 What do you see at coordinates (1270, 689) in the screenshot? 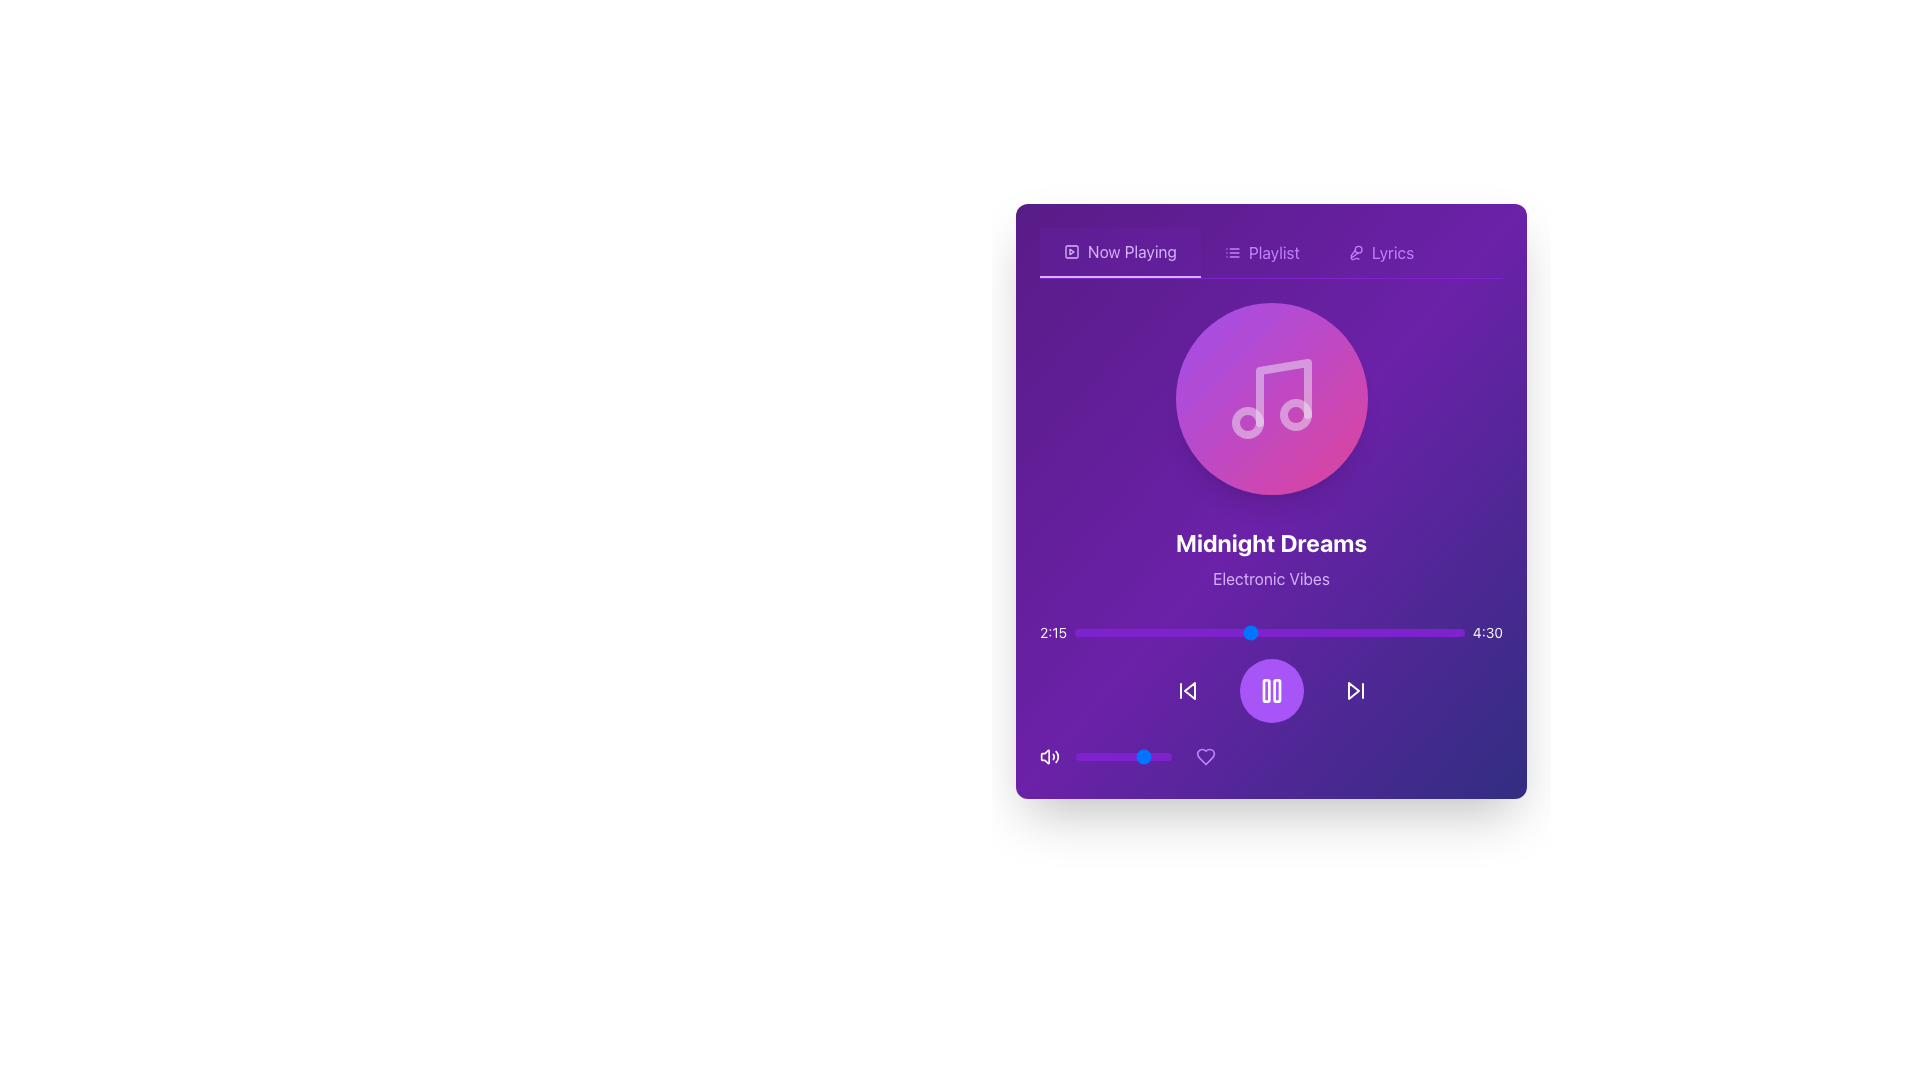
I see `the pause button, which is a circular icon located in the center of the audio player section, positioned between the backward and forward navigation icons` at bounding box center [1270, 689].